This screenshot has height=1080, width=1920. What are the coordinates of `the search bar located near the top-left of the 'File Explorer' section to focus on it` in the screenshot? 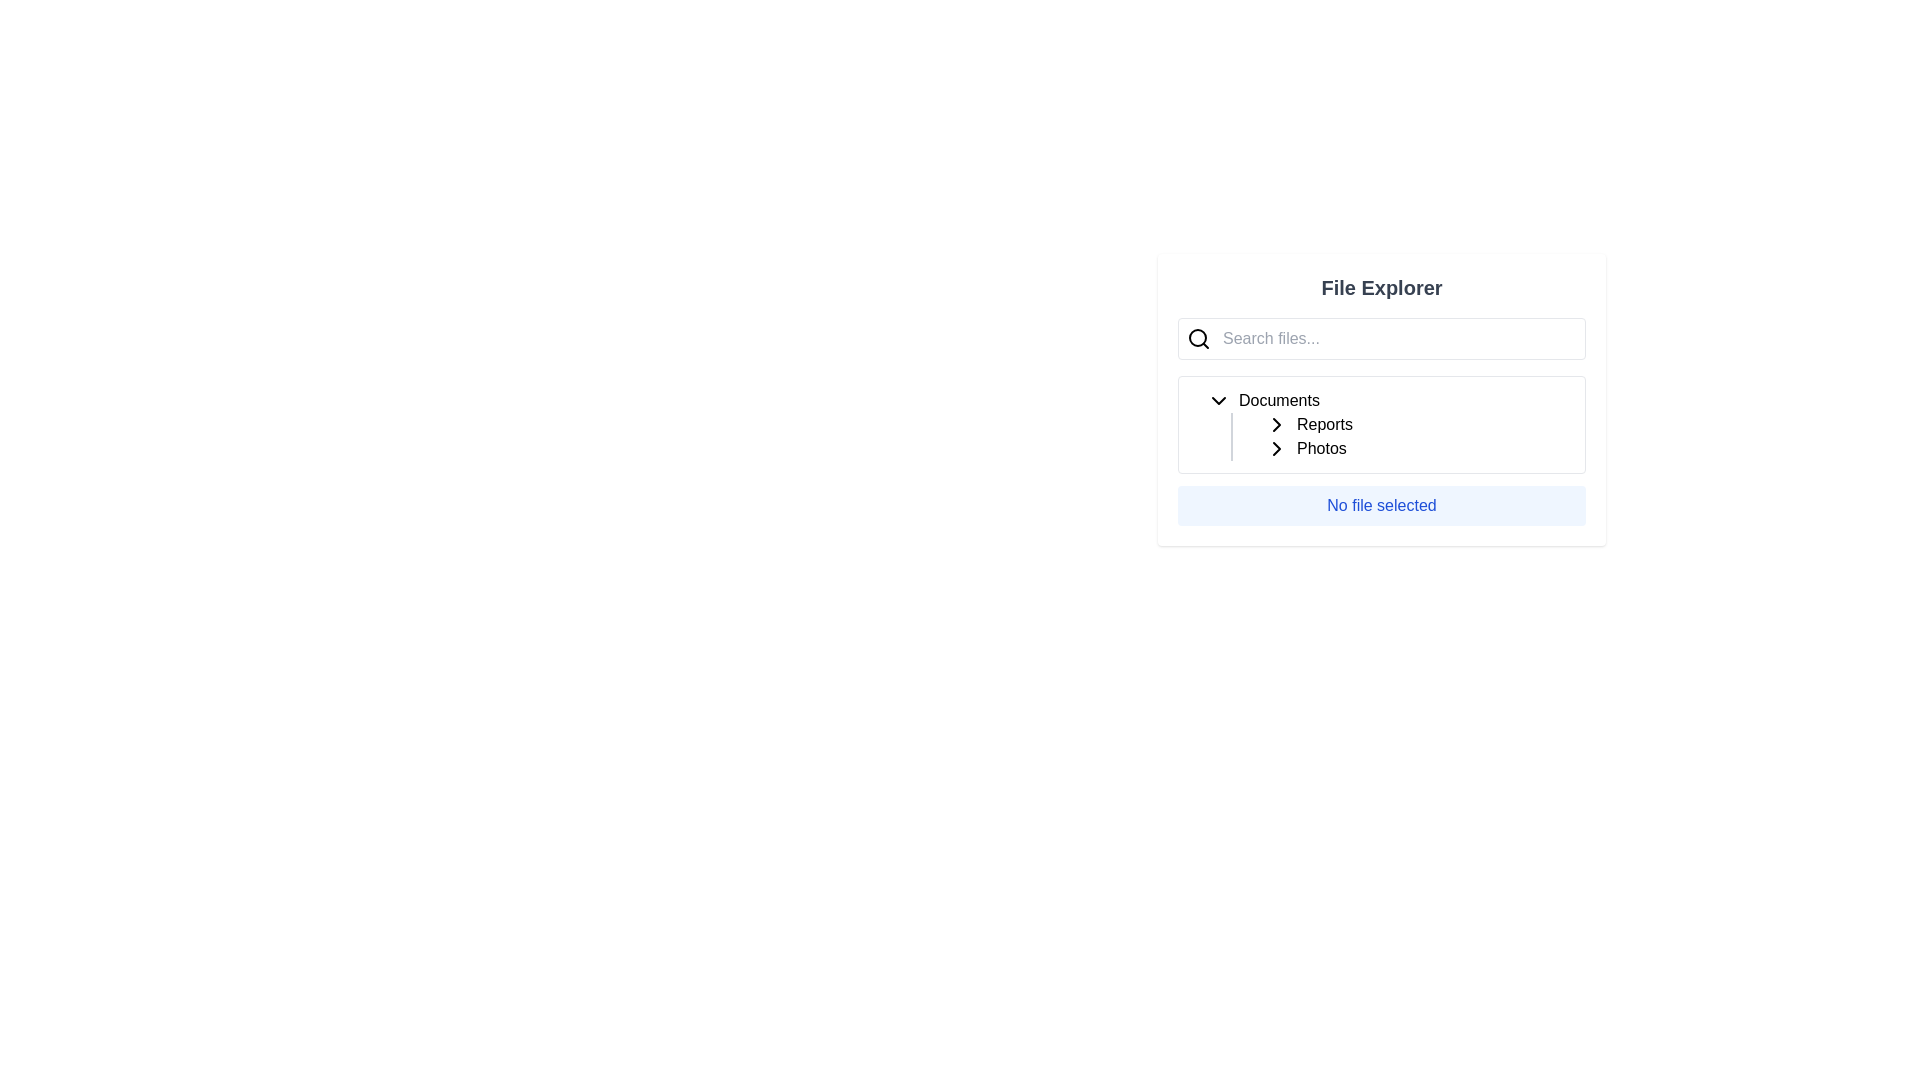 It's located at (1381, 338).